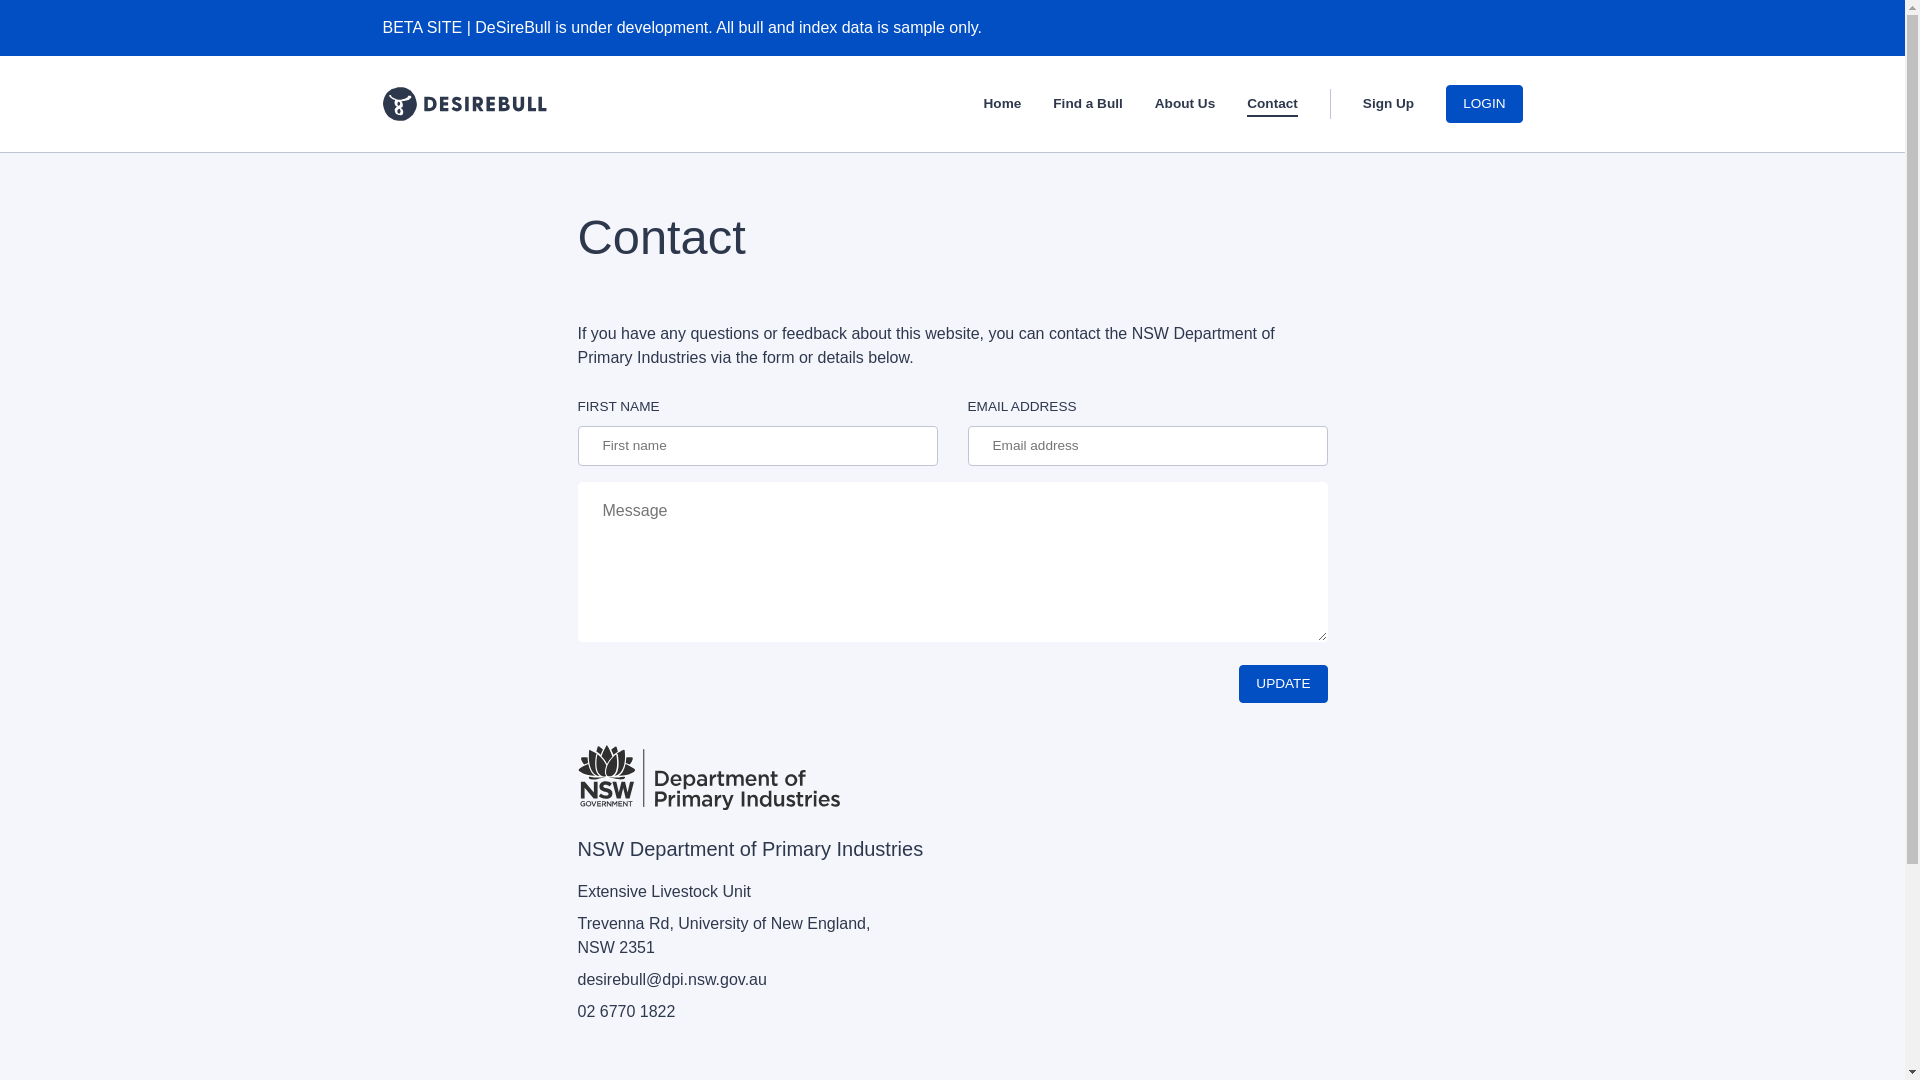 The width and height of the screenshot is (1920, 1080). What do you see at coordinates (672, 978) in the screenshot?
I see `'desirebull@dpi.nsw.gov.au'` at bounding box center [672, 978].